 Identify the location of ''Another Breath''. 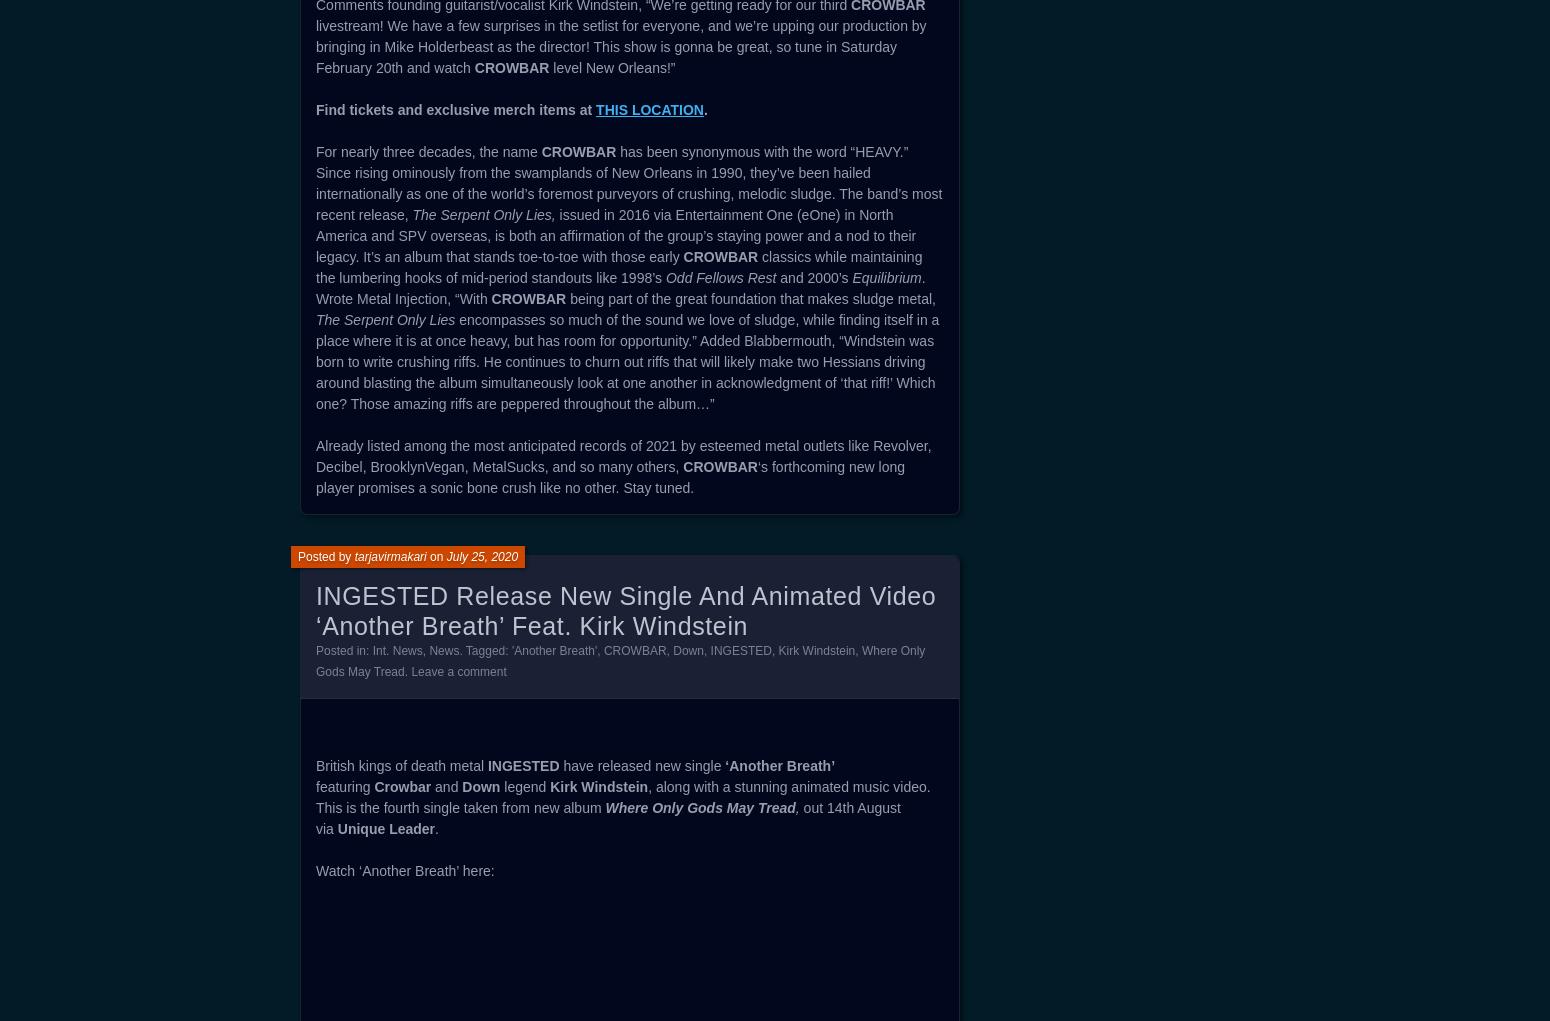
(553, 649).